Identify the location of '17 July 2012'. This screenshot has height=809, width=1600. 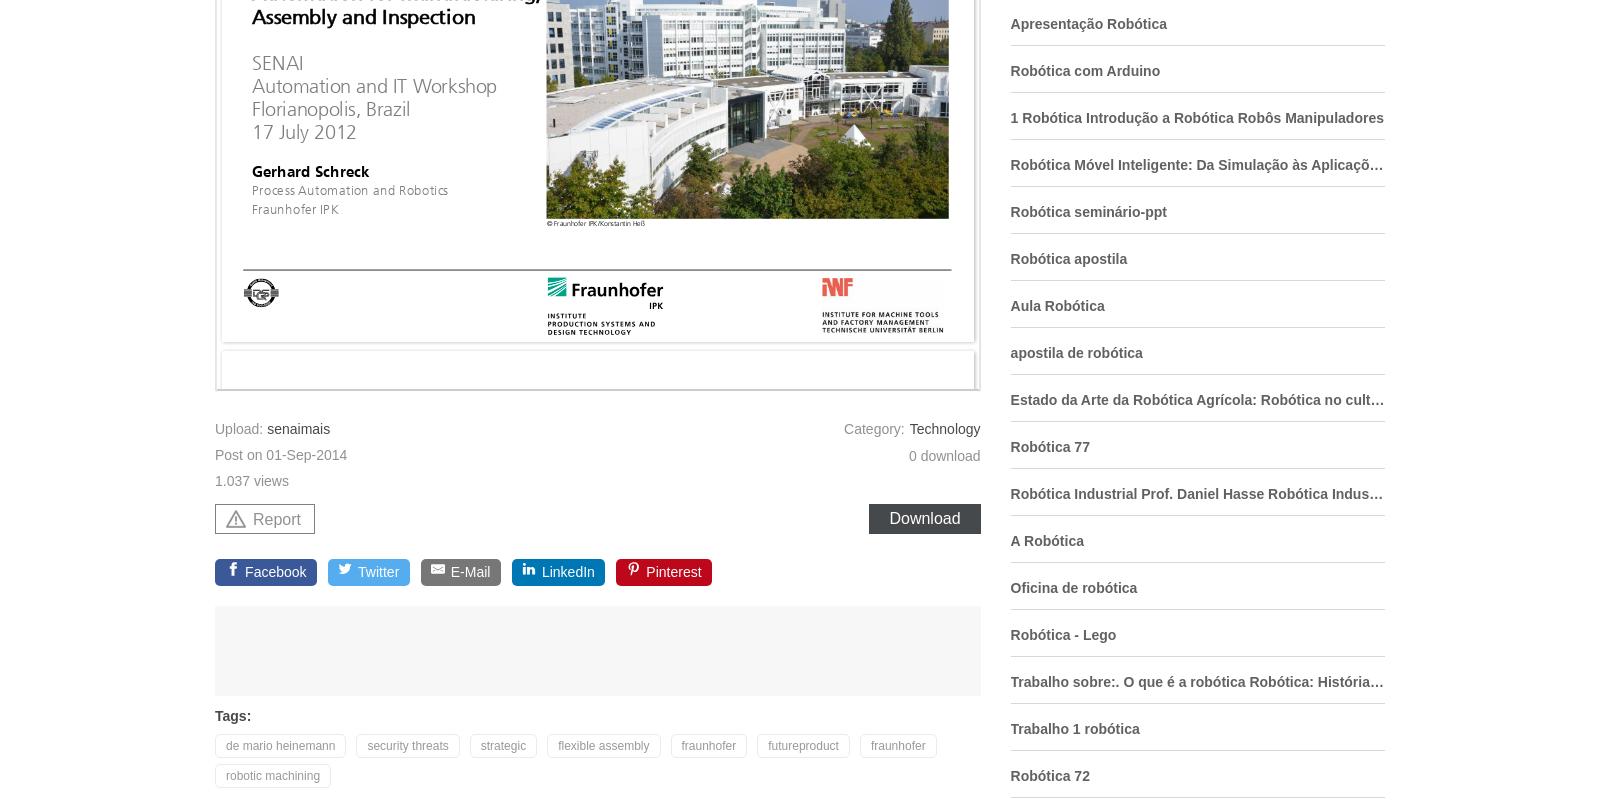
(252, 132).